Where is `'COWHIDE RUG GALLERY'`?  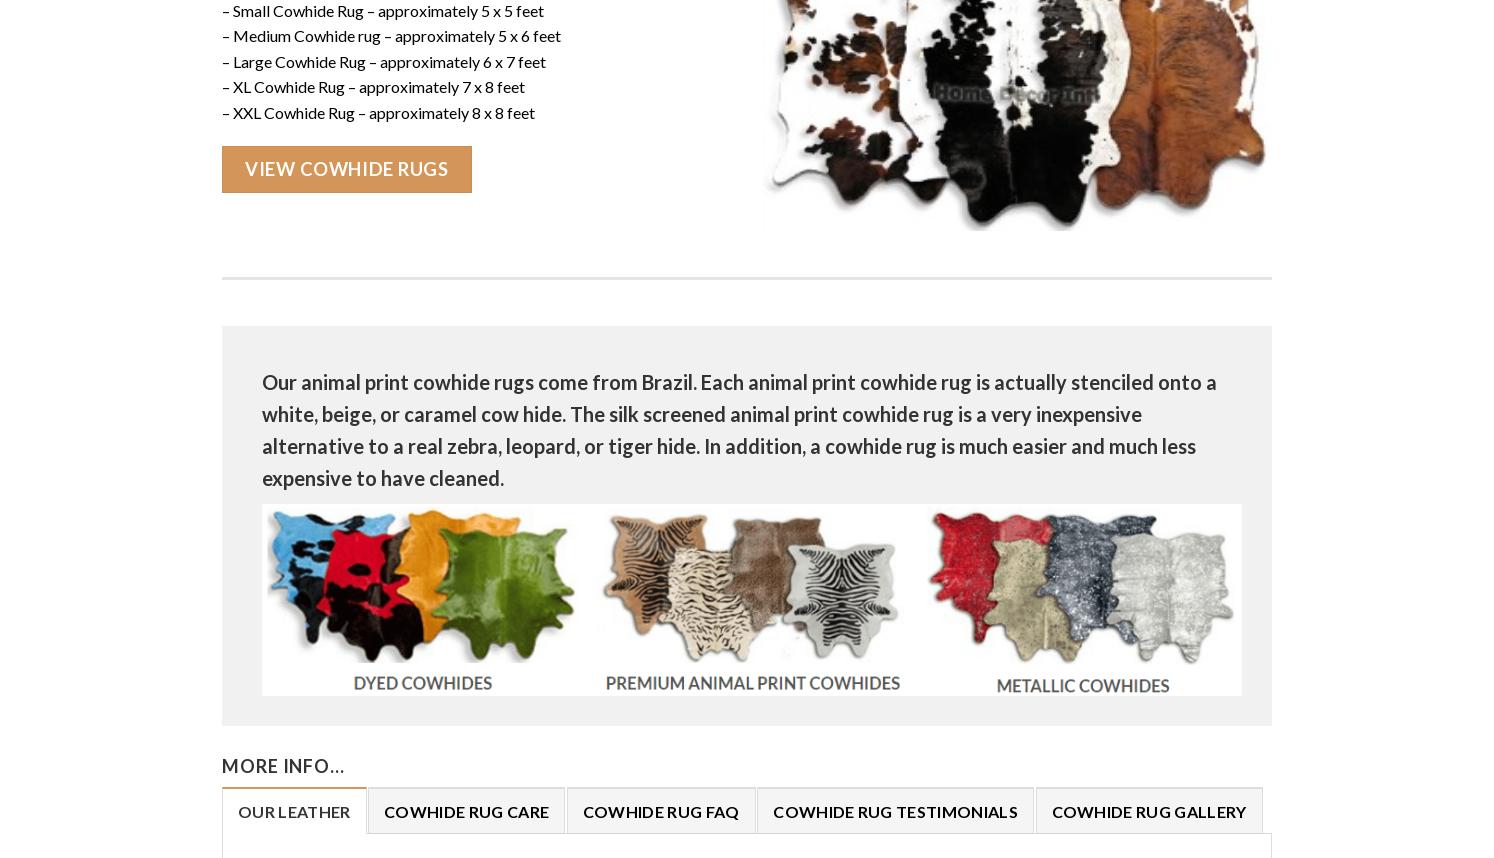
'COWHIDE RUG GALLERY' is located at coordinates (1148, 810).